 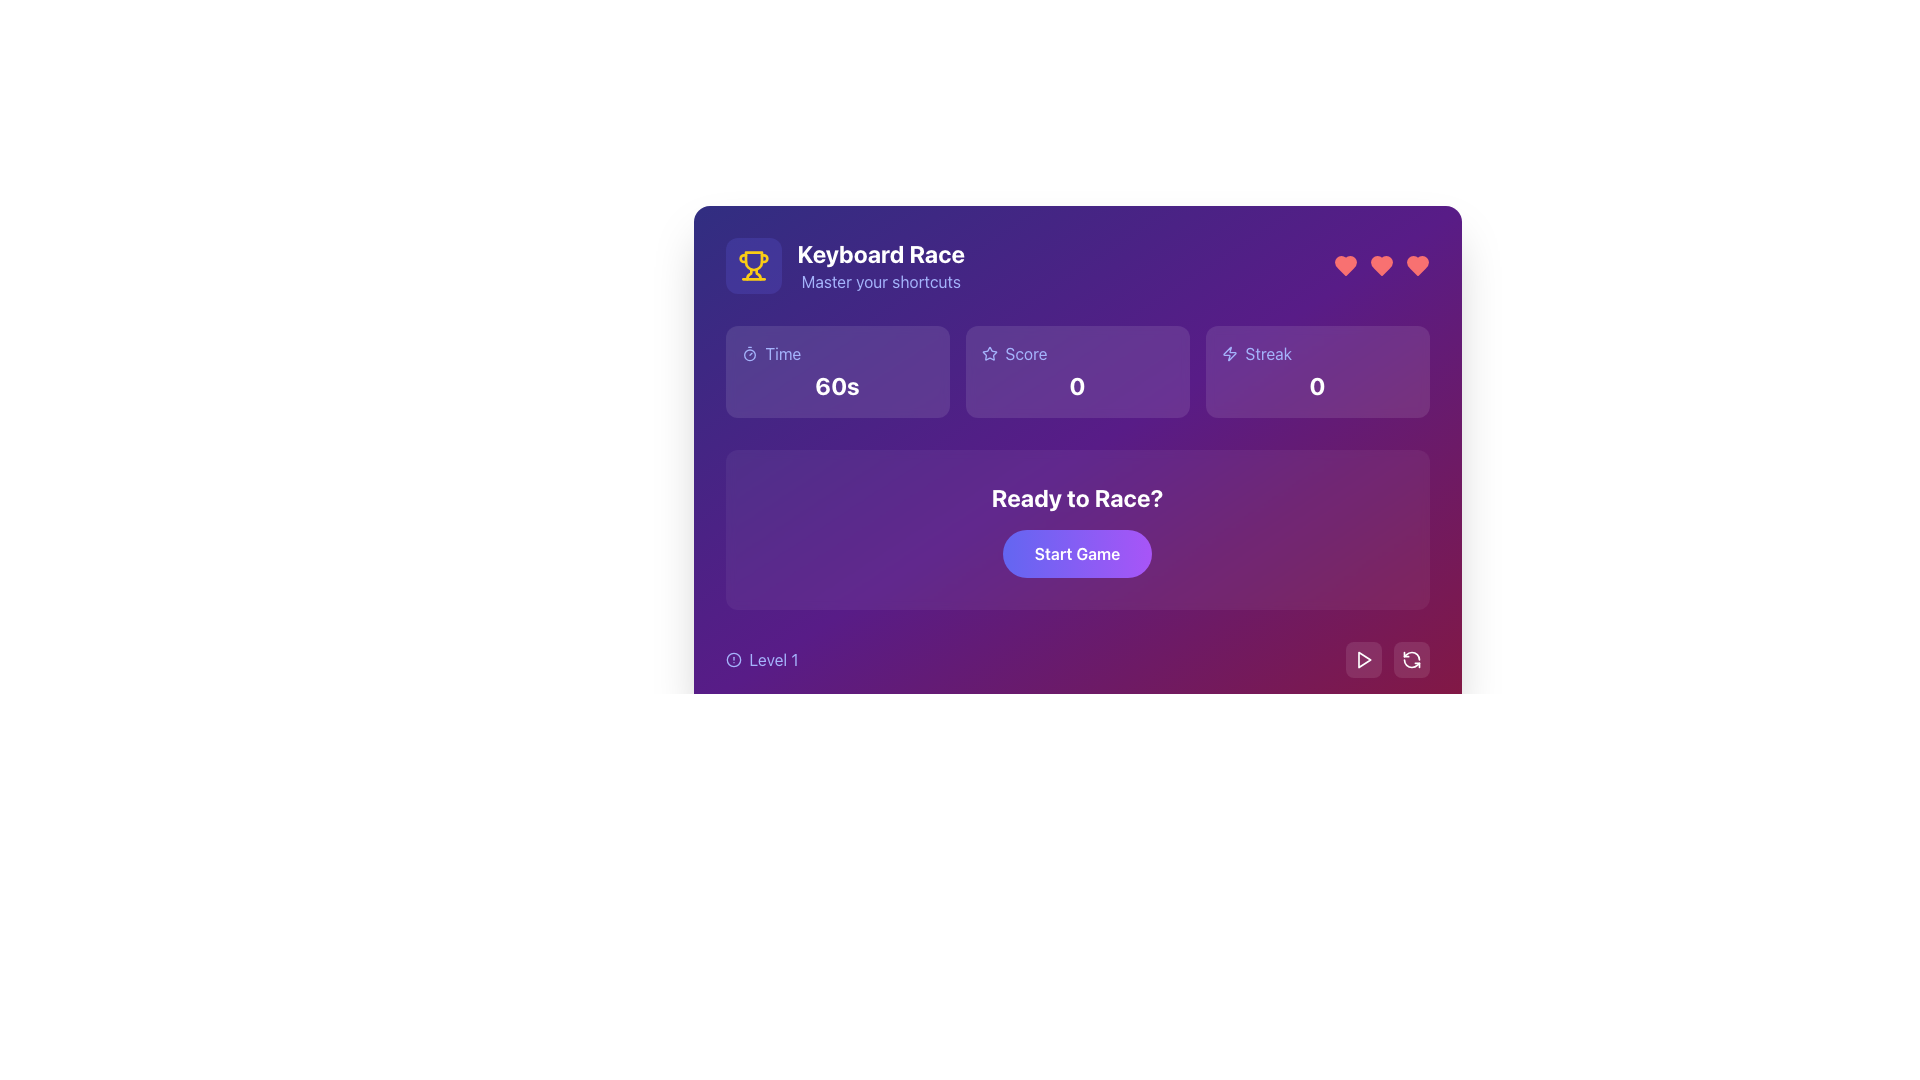 What do you see at coordinates (1317, 371) in the screenshot?
I see `informational card that displays the current streak value in the game interface for contextual data` at bounding box center [1317, 371].